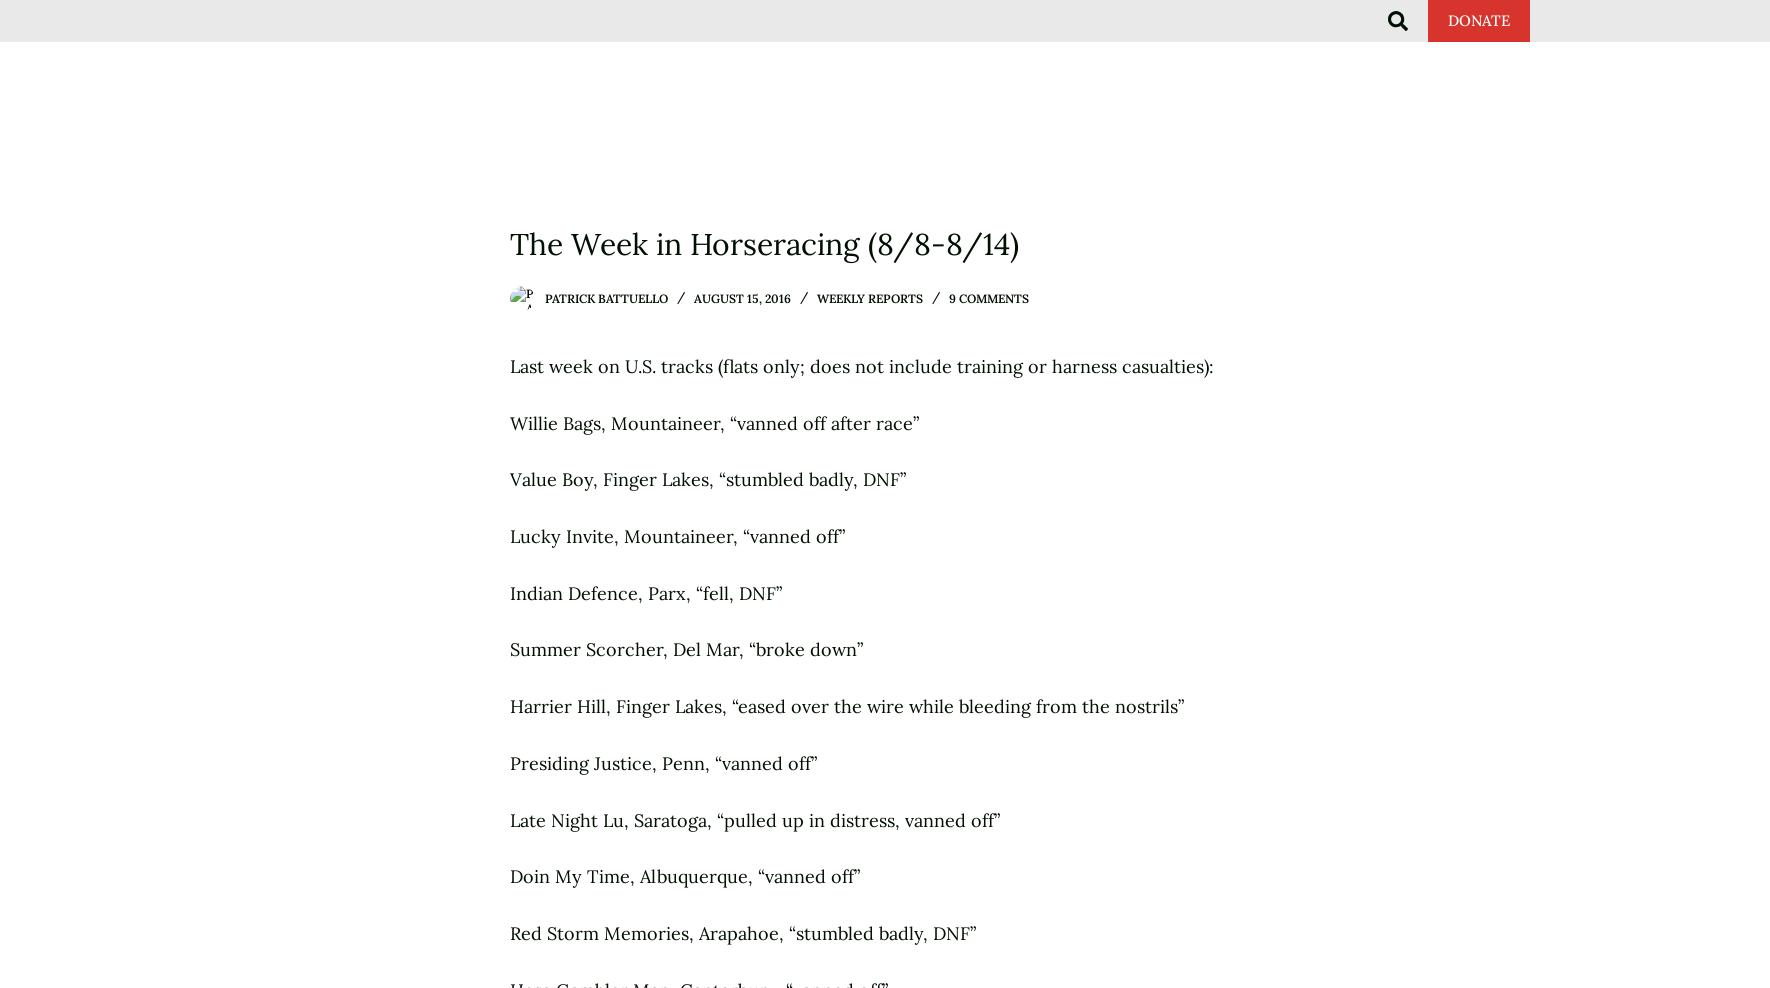 This screenshot has width=1770, height=988. Describe the element at coordinates (1484, 40) in the screenshot. I see `'Contact'` at that location.